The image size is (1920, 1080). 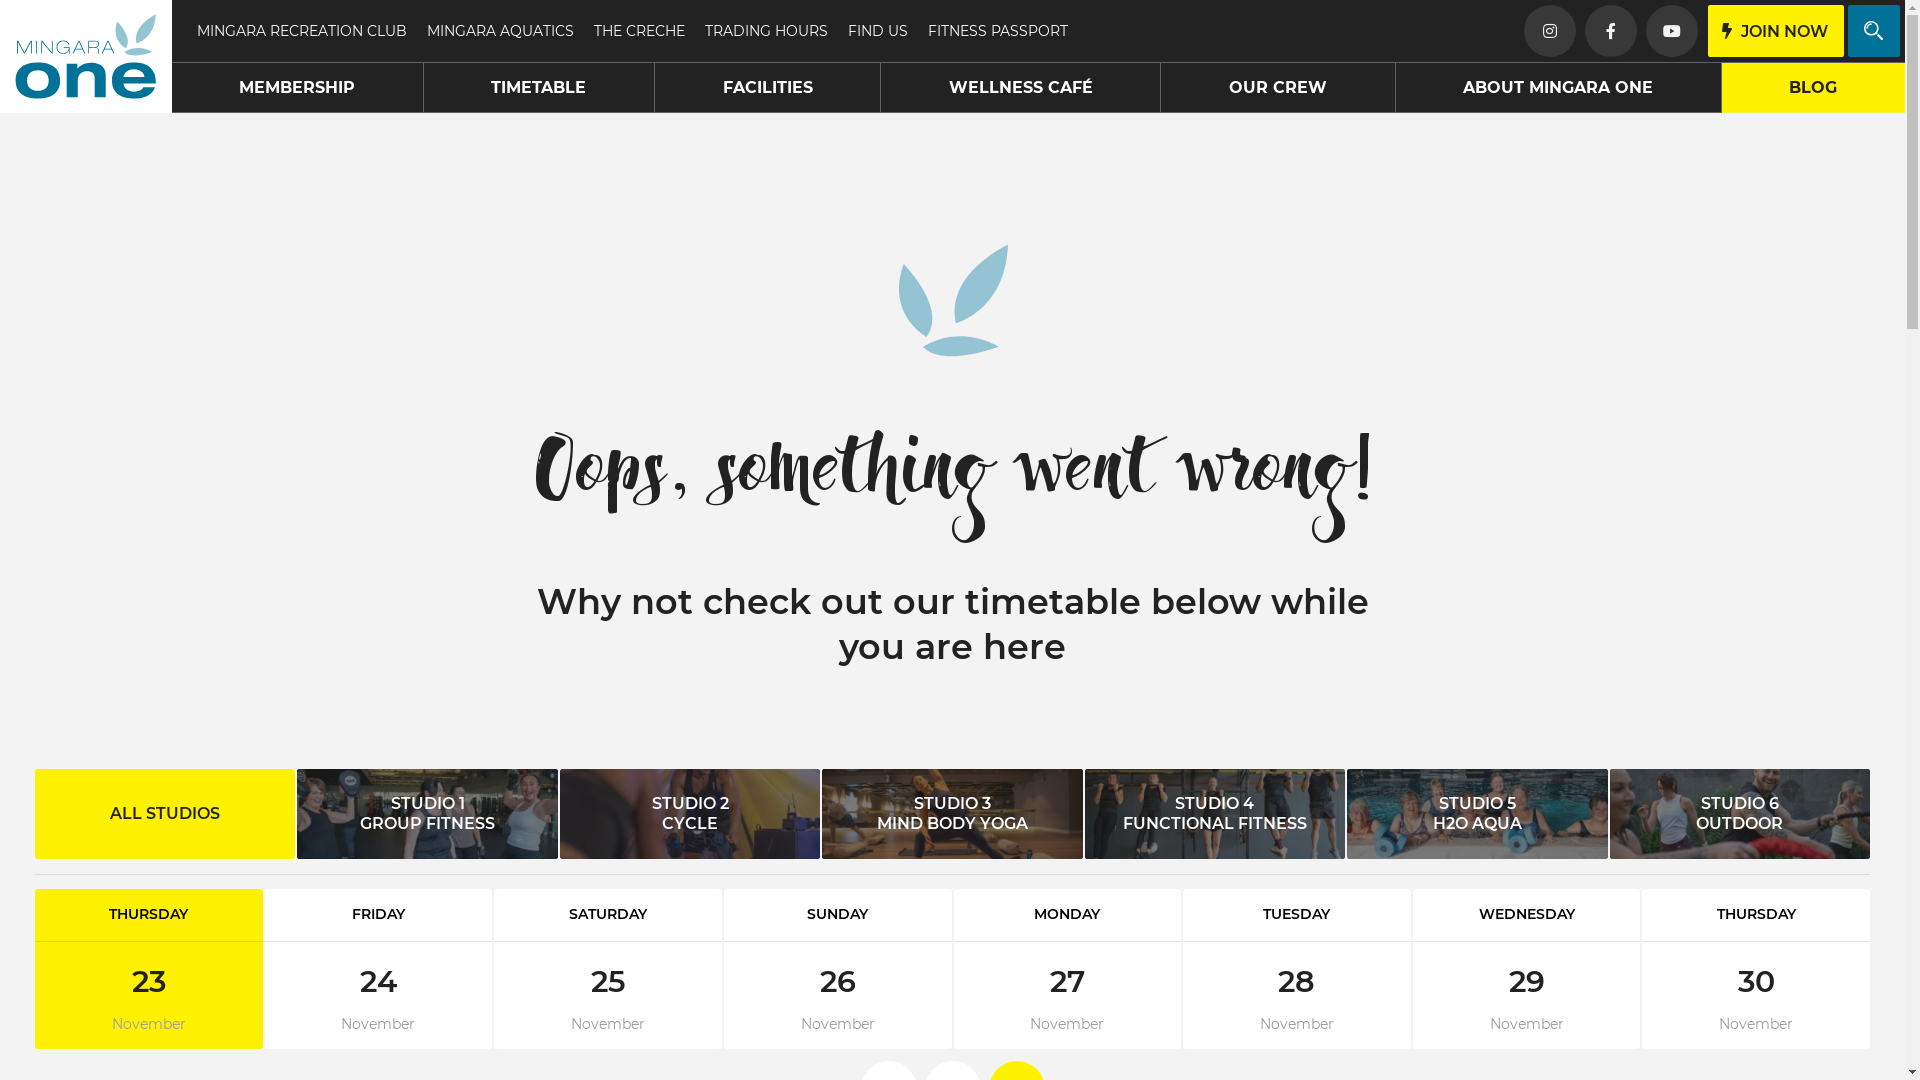 I want to click on 'TRADING HOURS', so click(x=764, y=30).